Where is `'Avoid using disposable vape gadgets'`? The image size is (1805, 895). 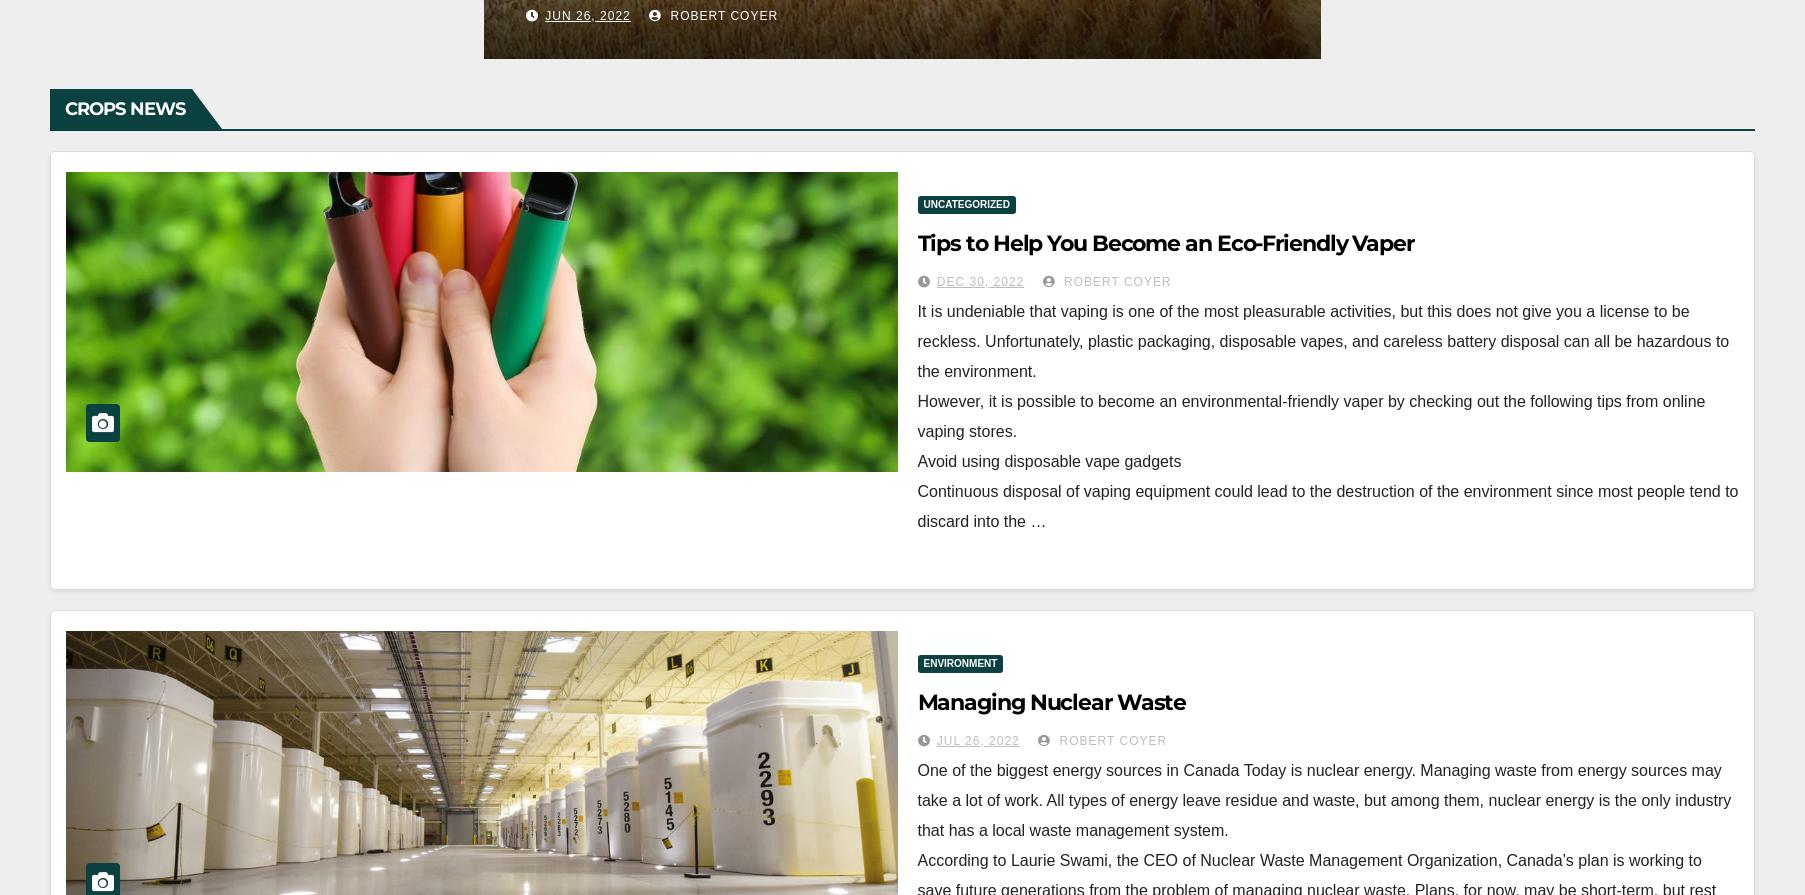 'Avoid using disposable vape gadgets' is located at coordinates (1049, 459).